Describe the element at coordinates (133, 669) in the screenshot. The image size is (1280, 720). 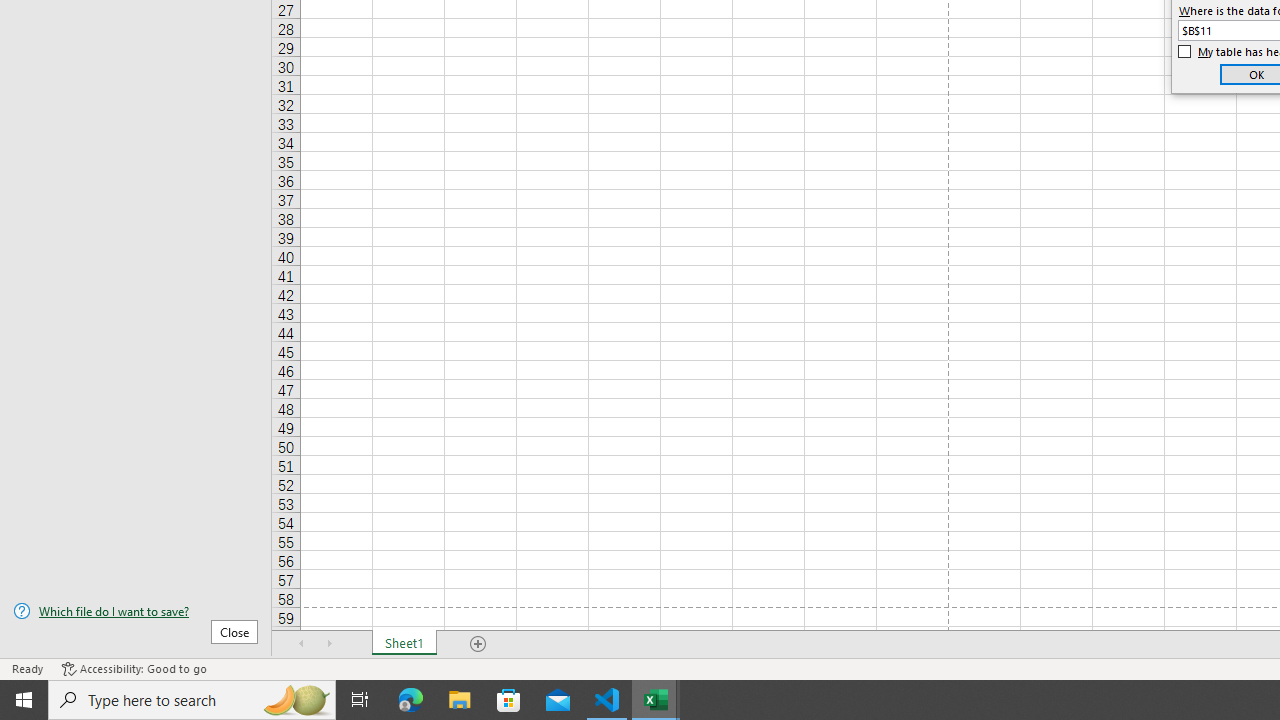
I see `'Accessibility Checker Accessibility: Good to go'` at that location.